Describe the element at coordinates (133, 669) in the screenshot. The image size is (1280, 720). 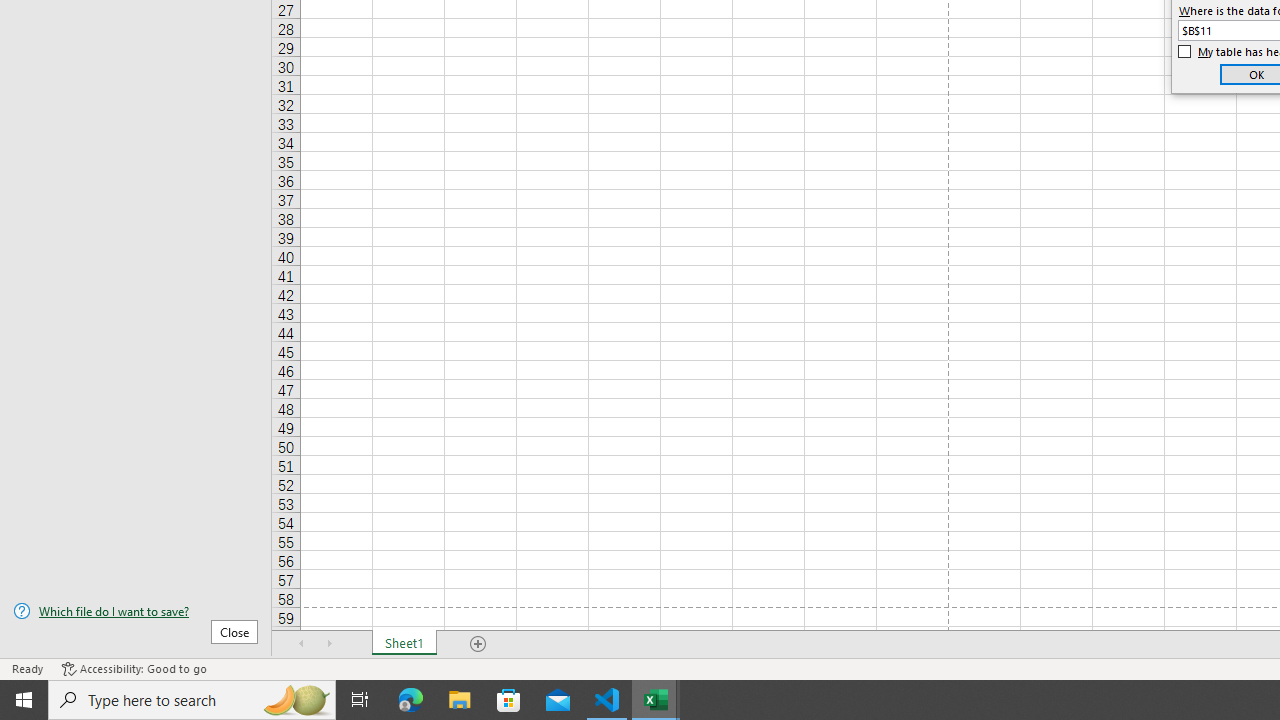
I see `'Accessibility Checker Accessibility: Good to go'` at that location.